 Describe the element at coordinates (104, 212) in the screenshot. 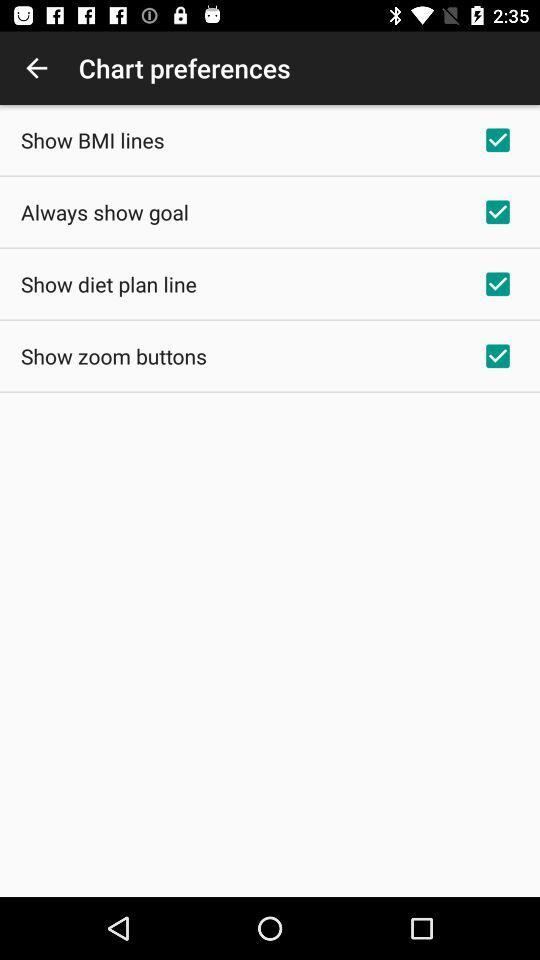

I see `always show goal` at that location.